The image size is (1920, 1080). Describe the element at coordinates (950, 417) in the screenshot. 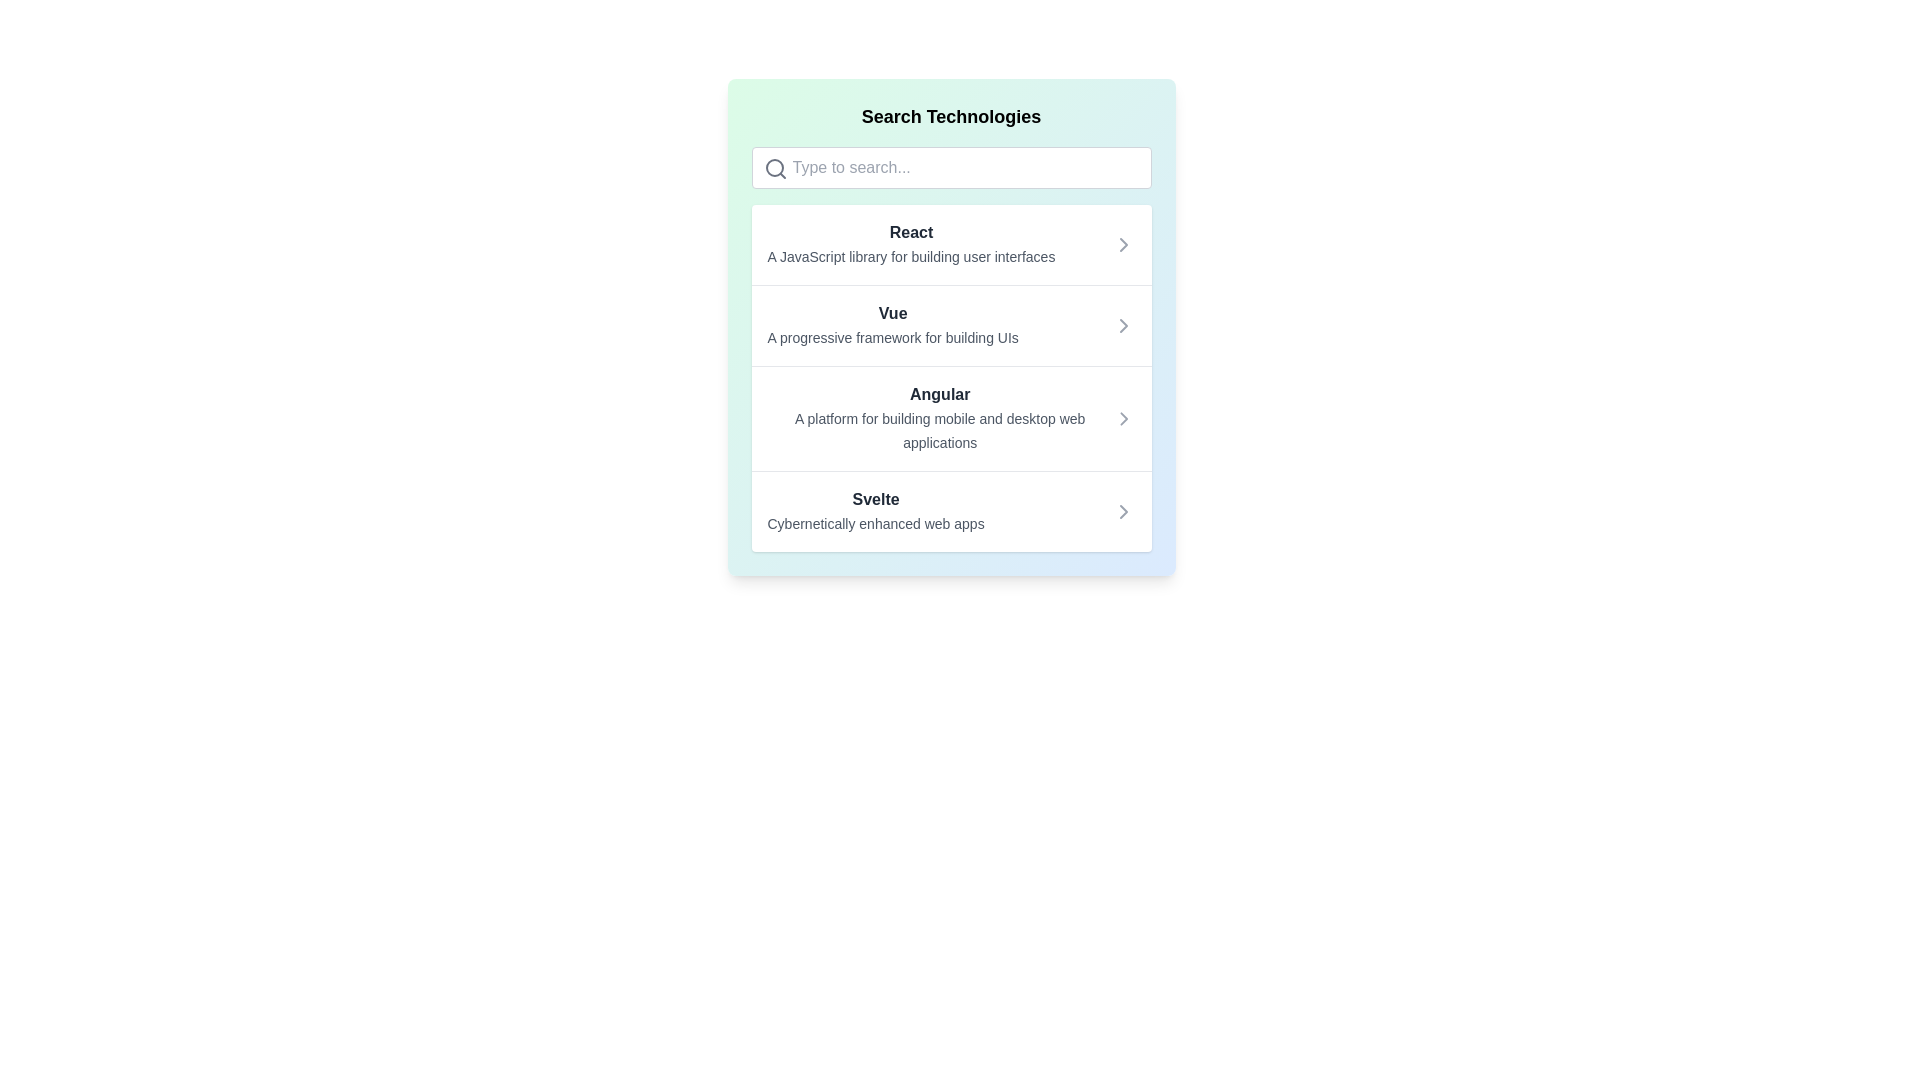

I see `the third list item in the card layout that details the 'Angular' platform` at that location.